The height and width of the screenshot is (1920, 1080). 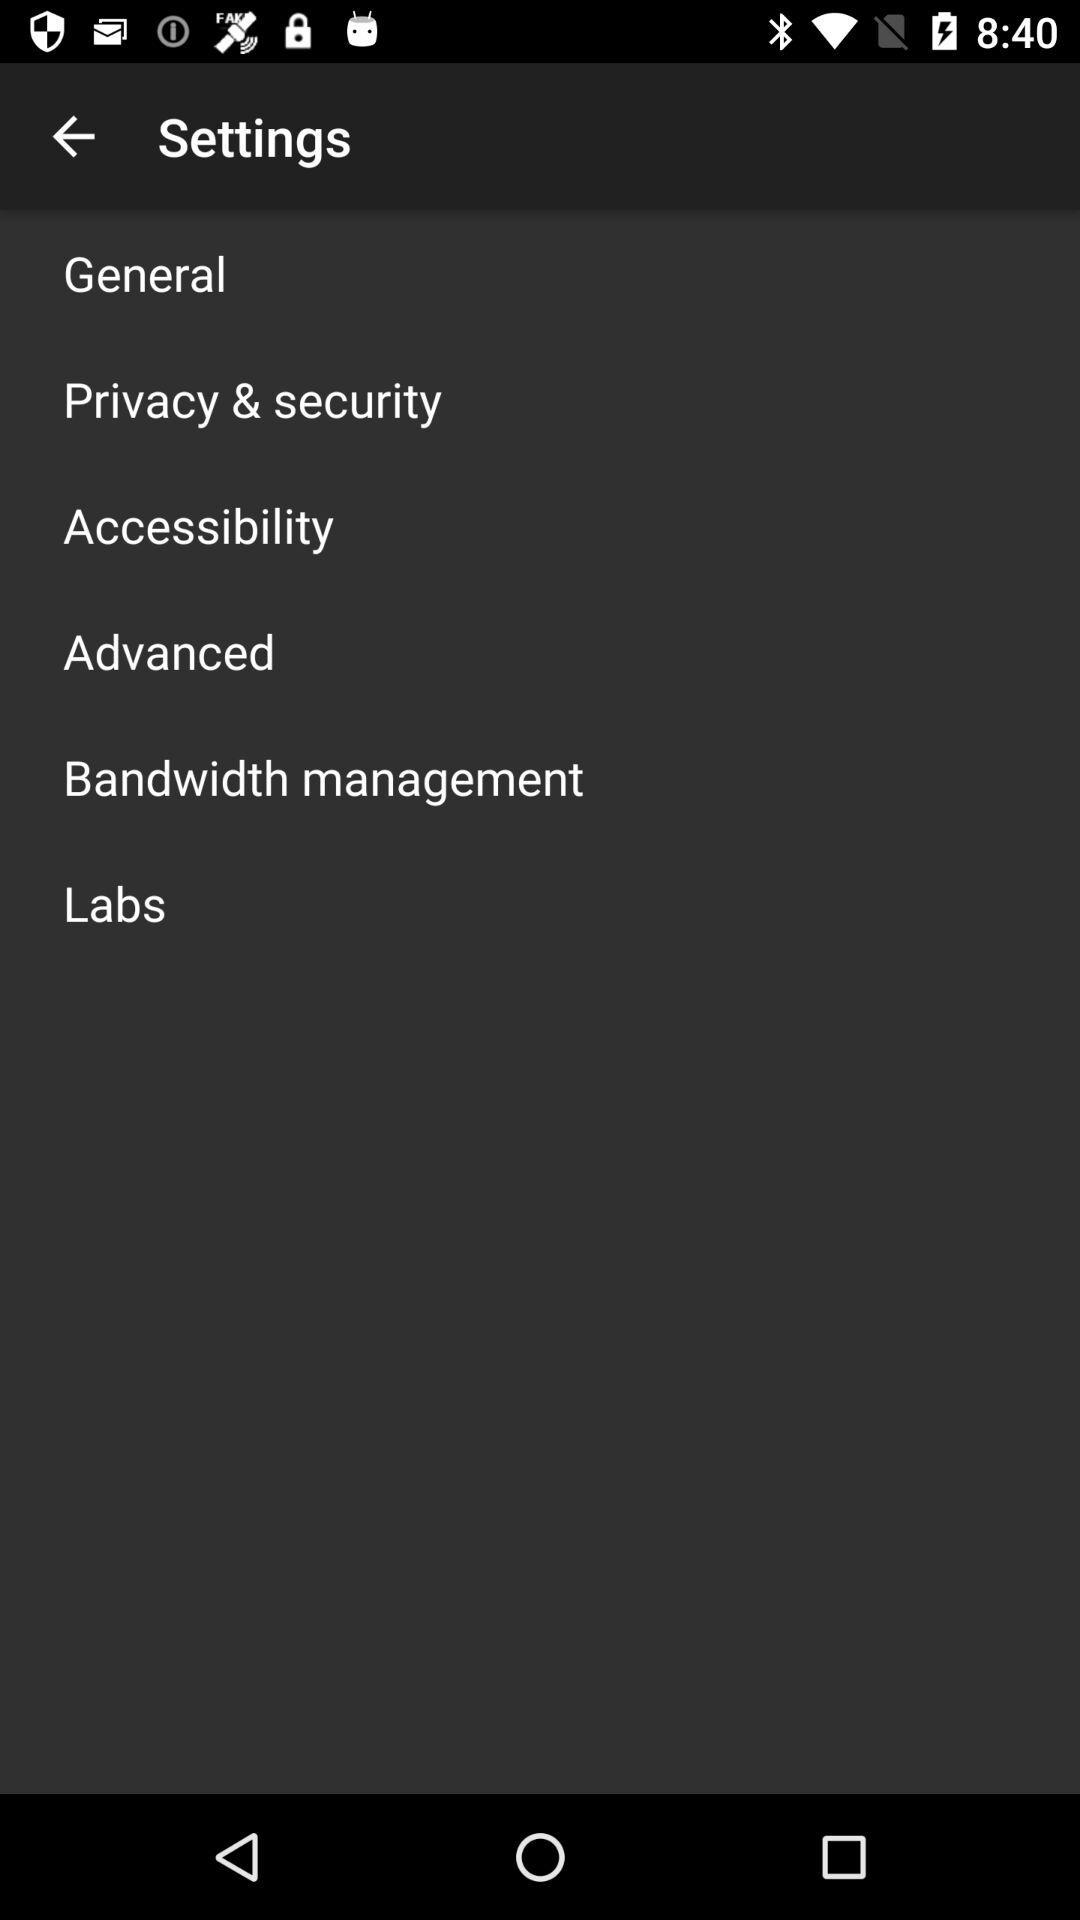 I want to click on item below the bandwidth management icon, so click(x=114, y=901).